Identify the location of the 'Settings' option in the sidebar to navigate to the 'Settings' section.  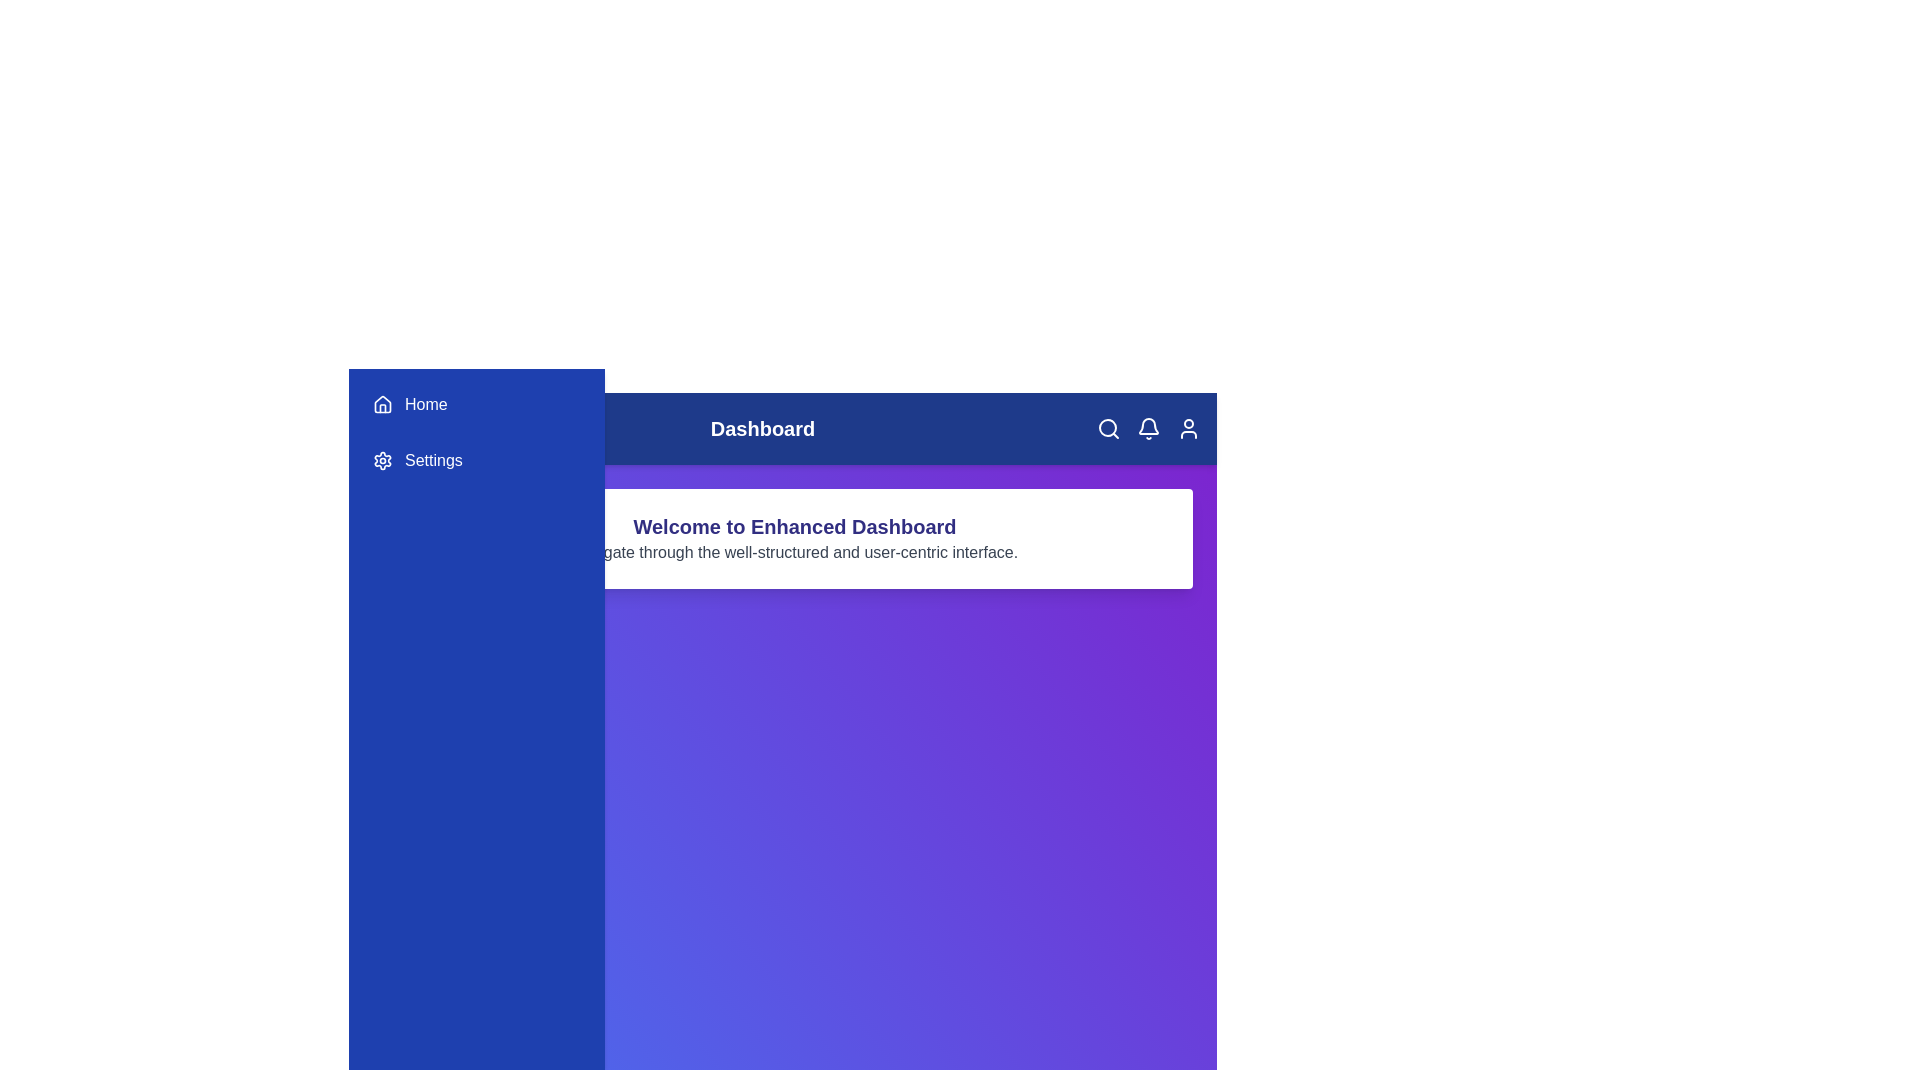
(475, 461).